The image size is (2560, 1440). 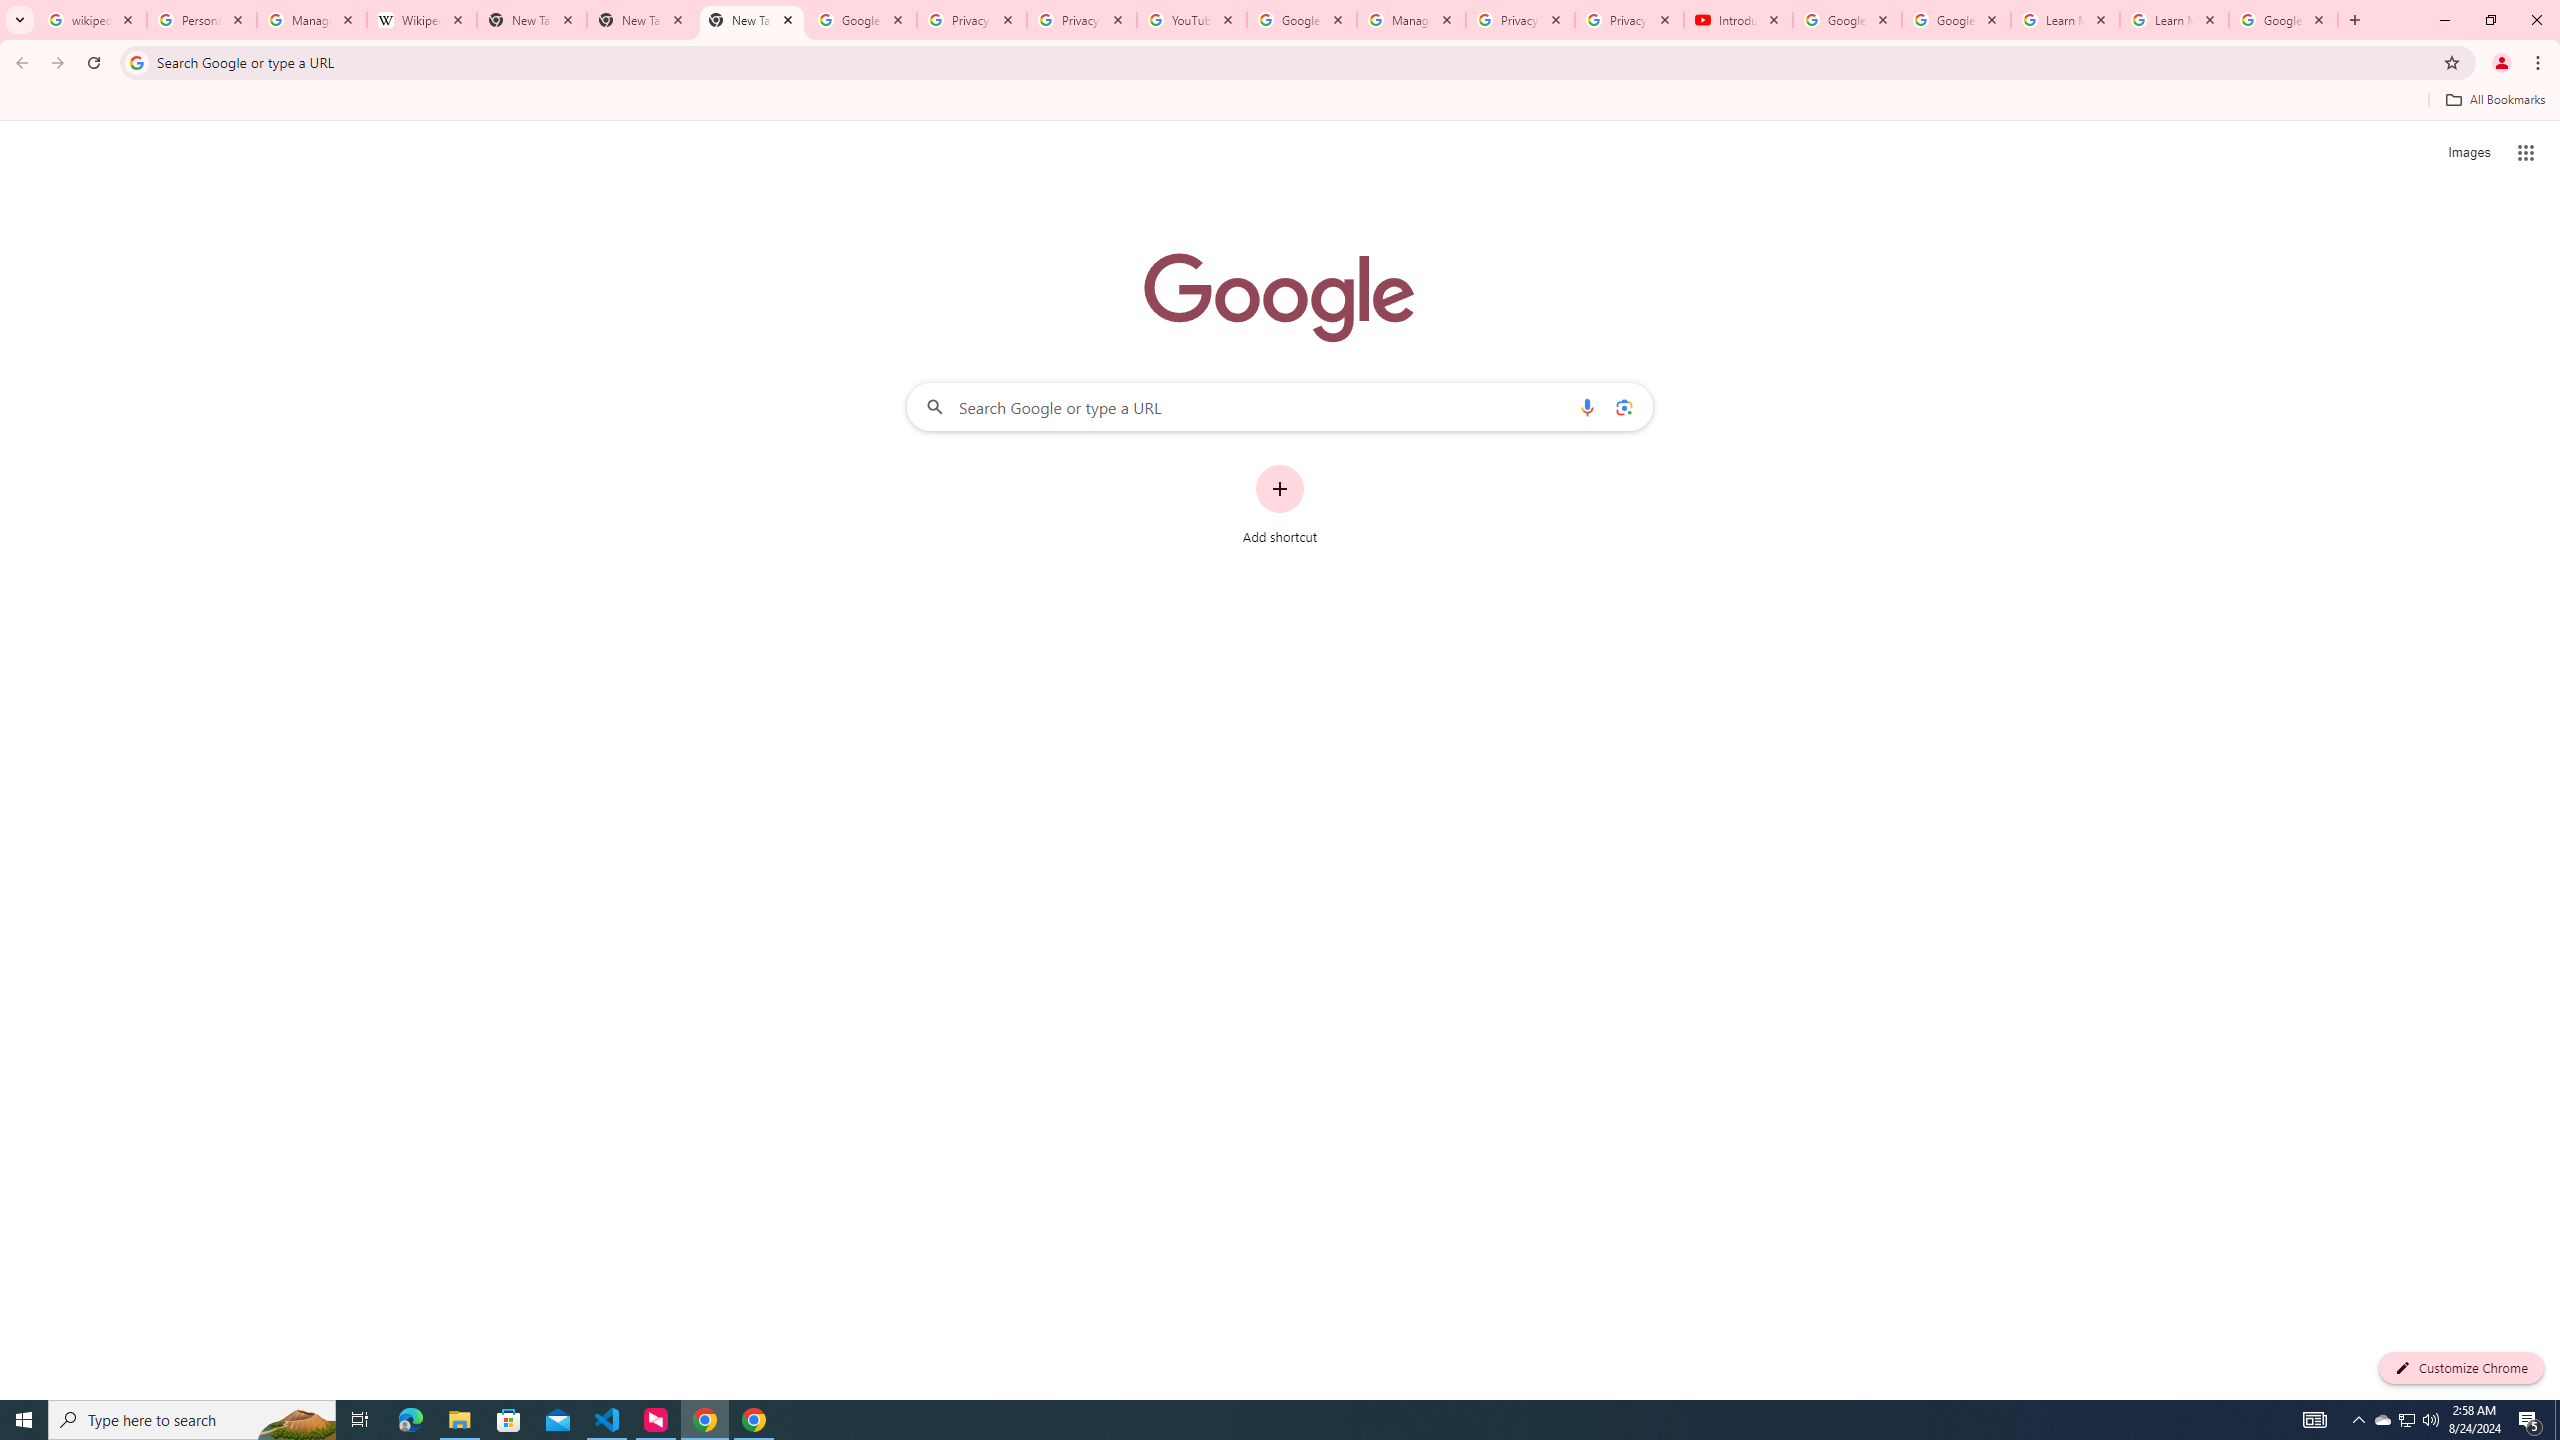 What do you see at coordinates (641, 19) in the screenshot?
I see `'New Tab'` at bounding box center [641, 19].